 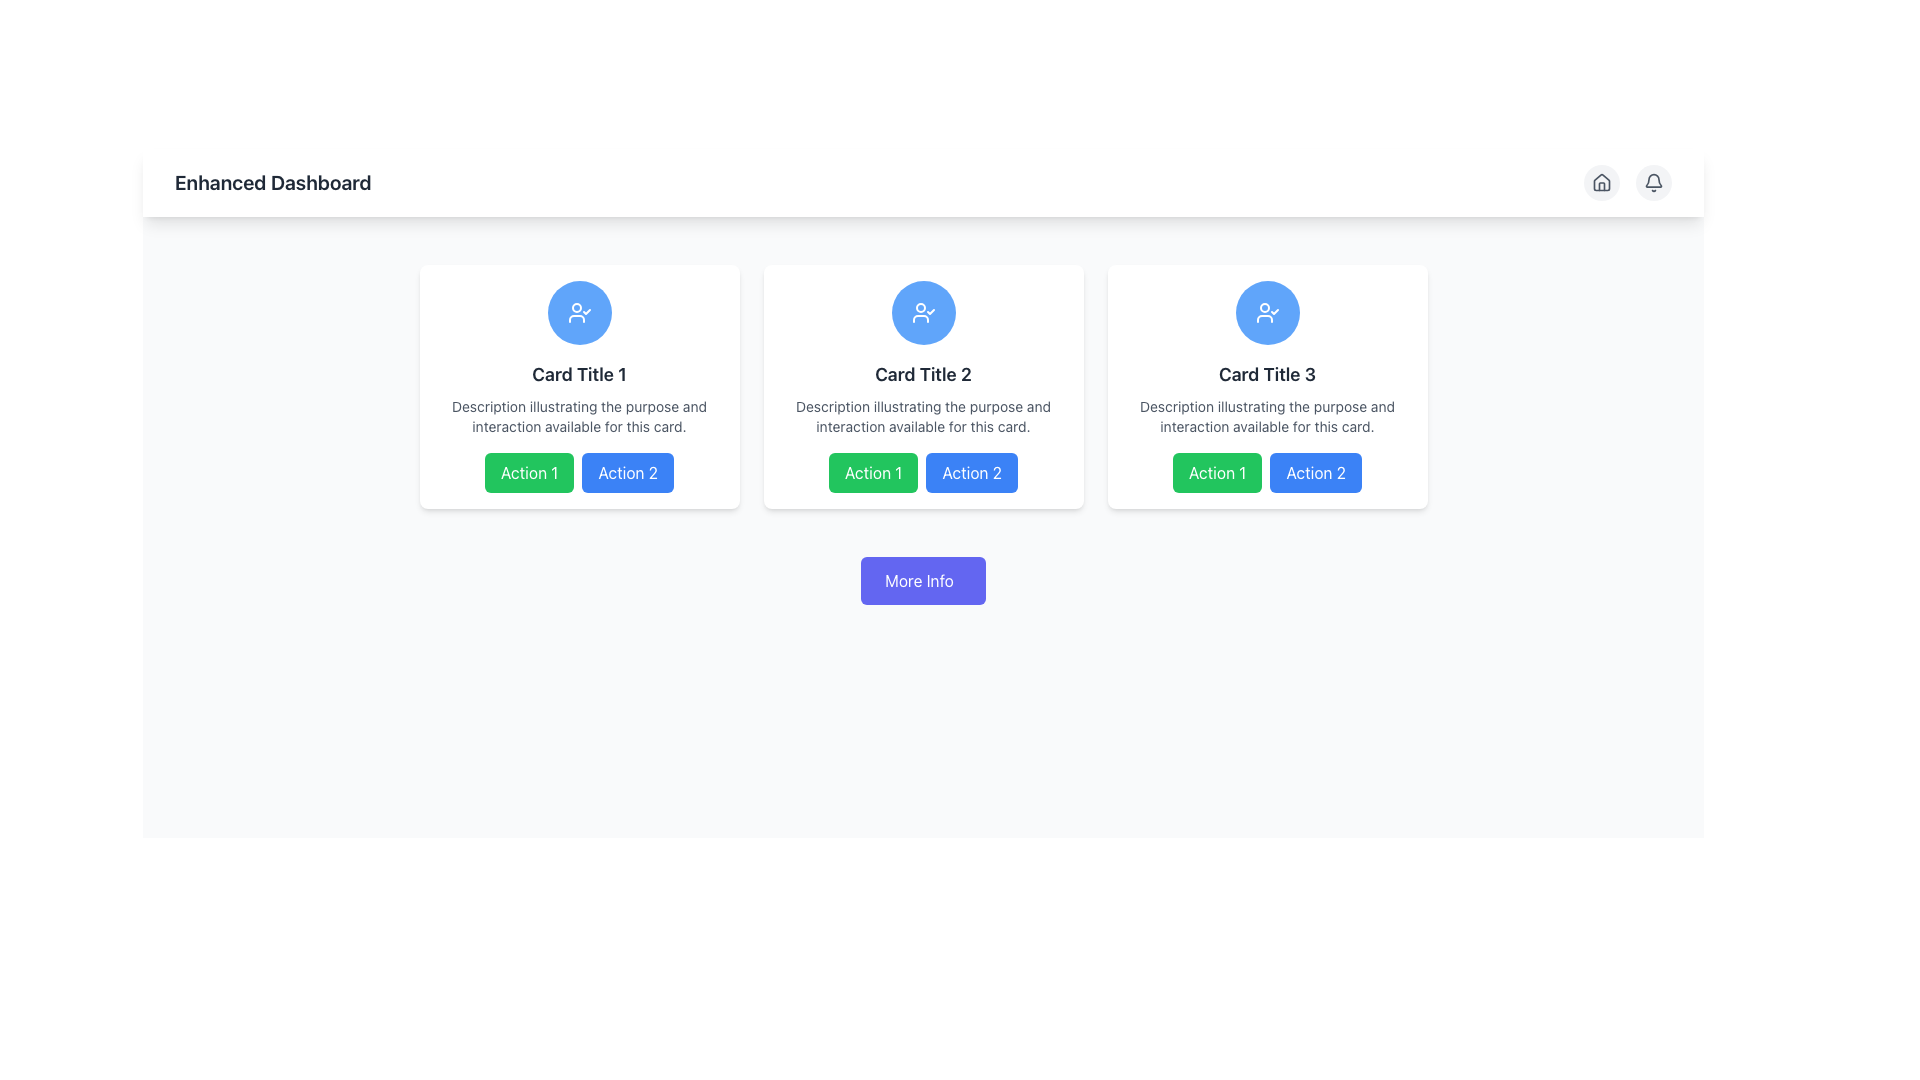 I want to click on the circular button with a house icon in the upper-right corner of the interface, so click(x=1602, y=182).